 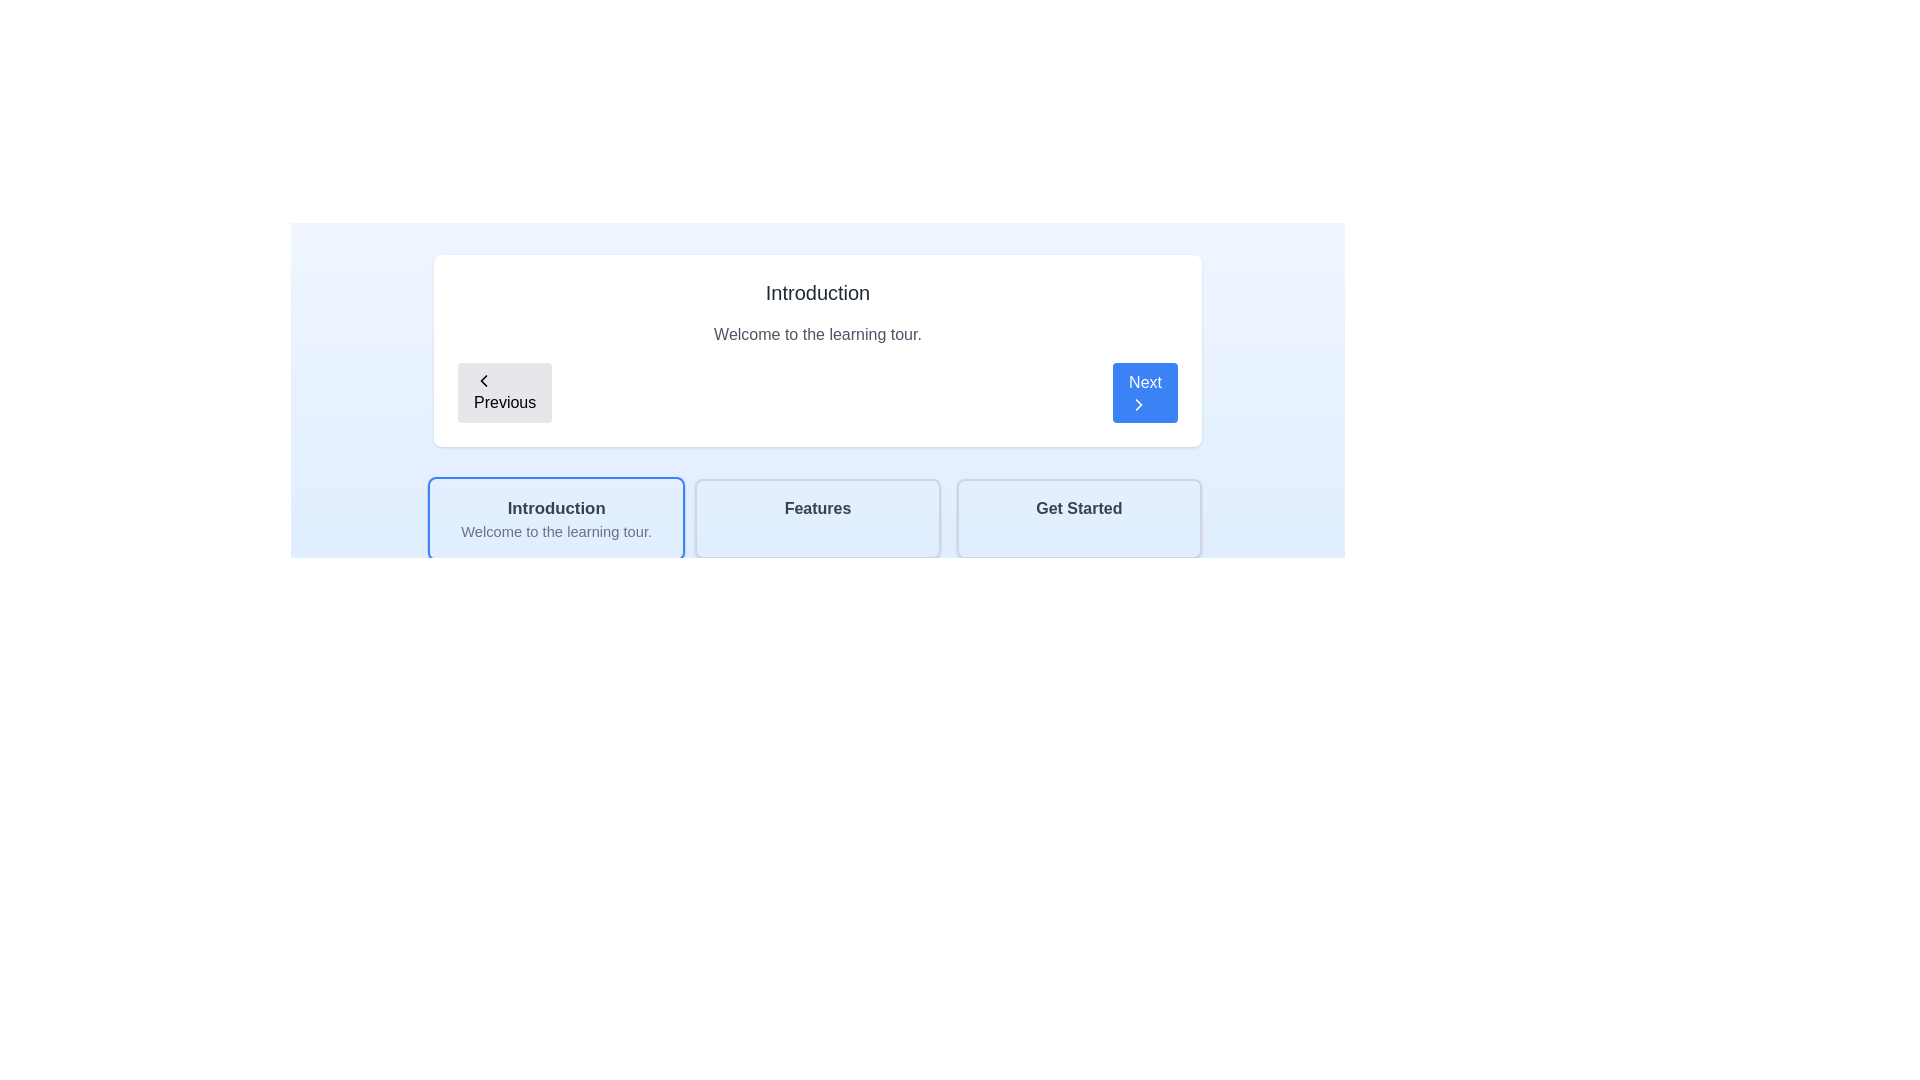 What do you see at coordinates (817, 334) in the screenshot?
I see `the welcome message text label located below the 'Introduction' header and to the right of the 'Previous' and 'Next' buttons` at bounding box center [817, 334].